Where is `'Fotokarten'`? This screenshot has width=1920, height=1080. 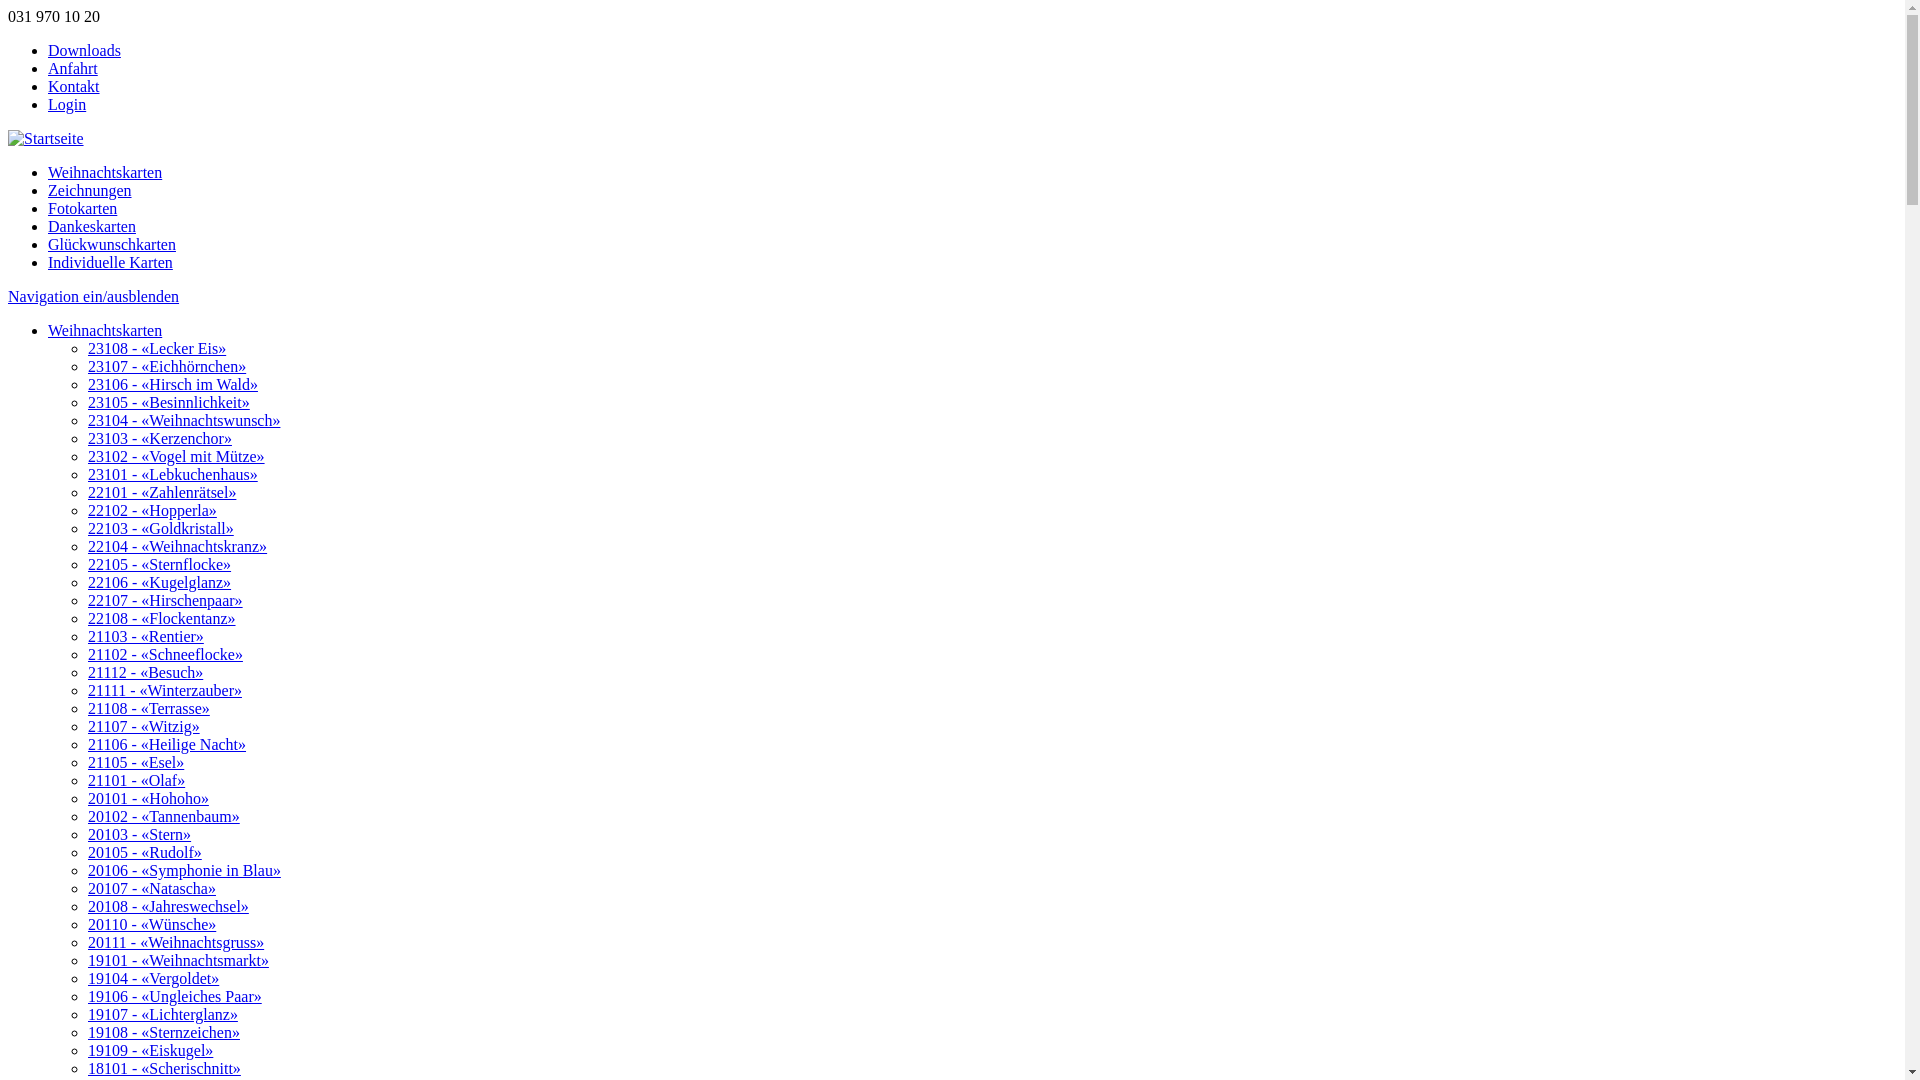
'Fotokarten' is located at coordinates (48, 208).